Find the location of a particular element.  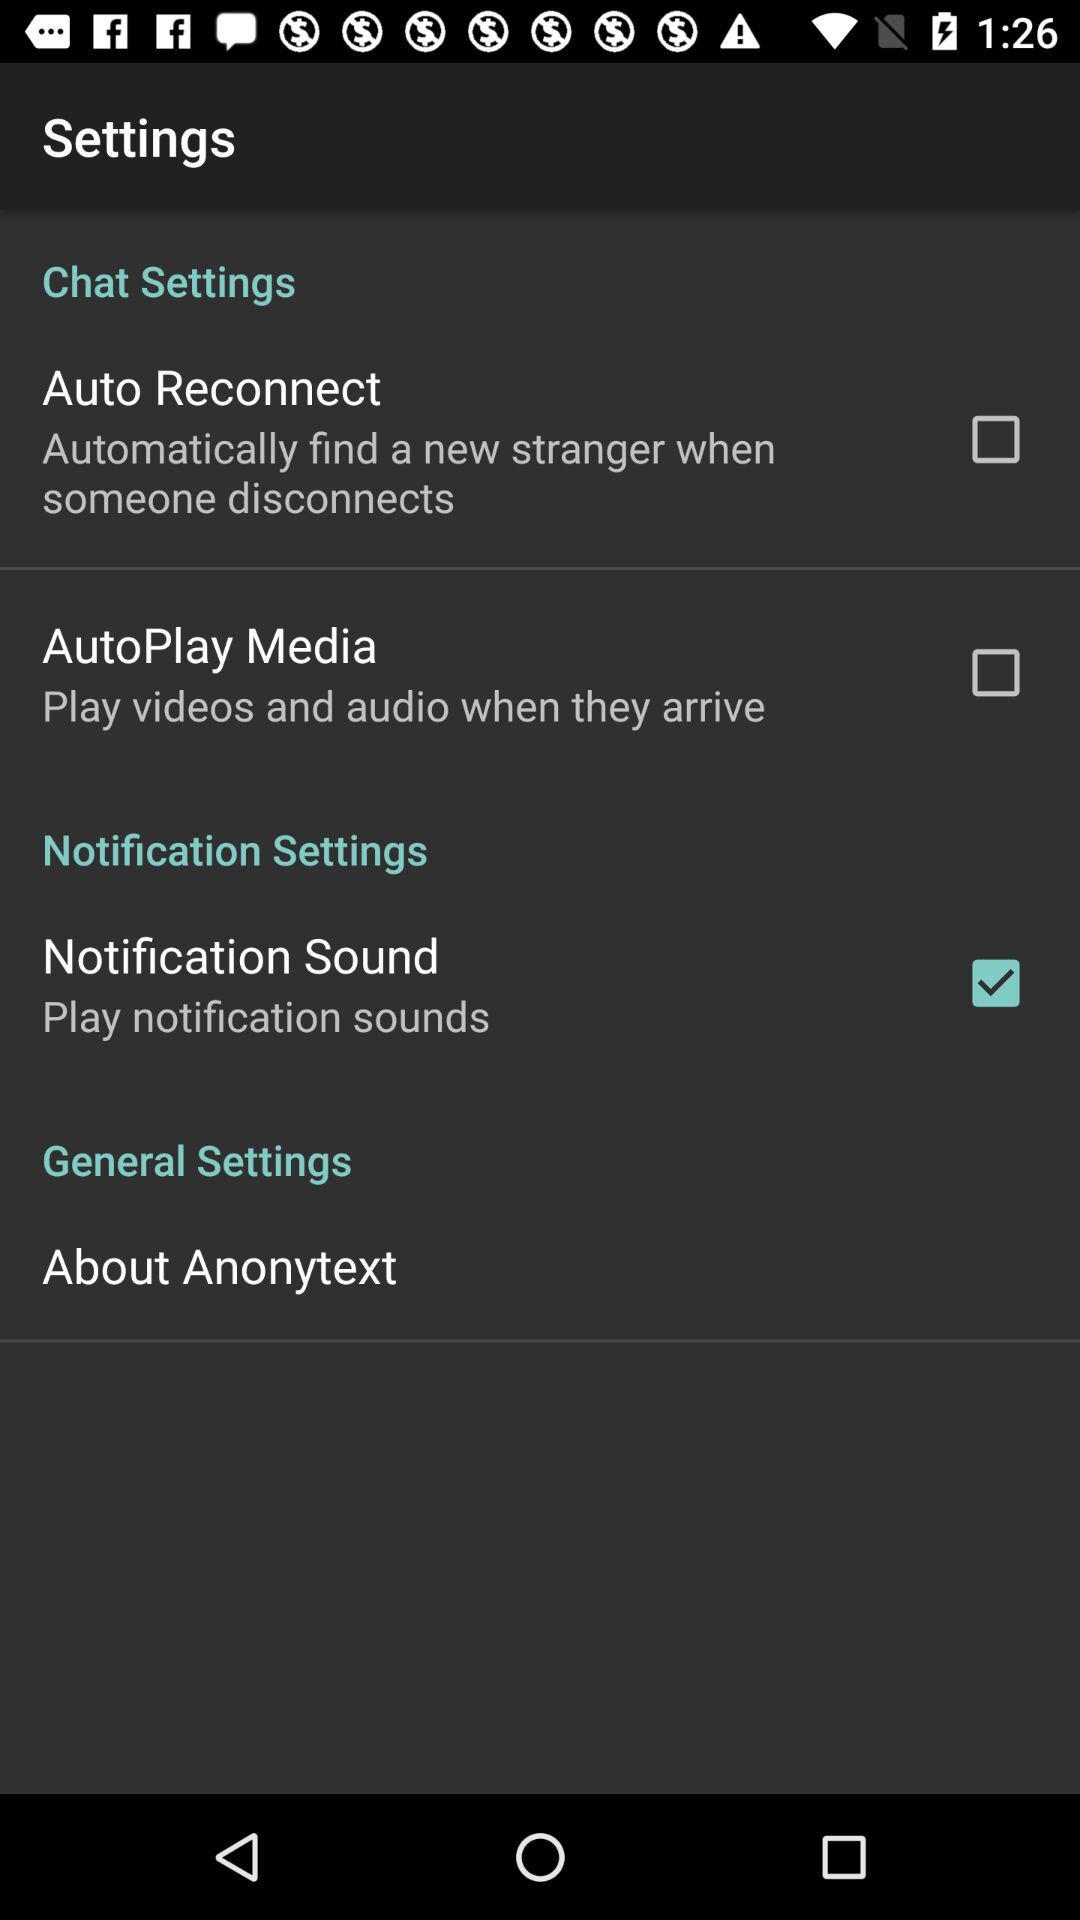

icon above the notification sound item is located at coordinates (540, 828).